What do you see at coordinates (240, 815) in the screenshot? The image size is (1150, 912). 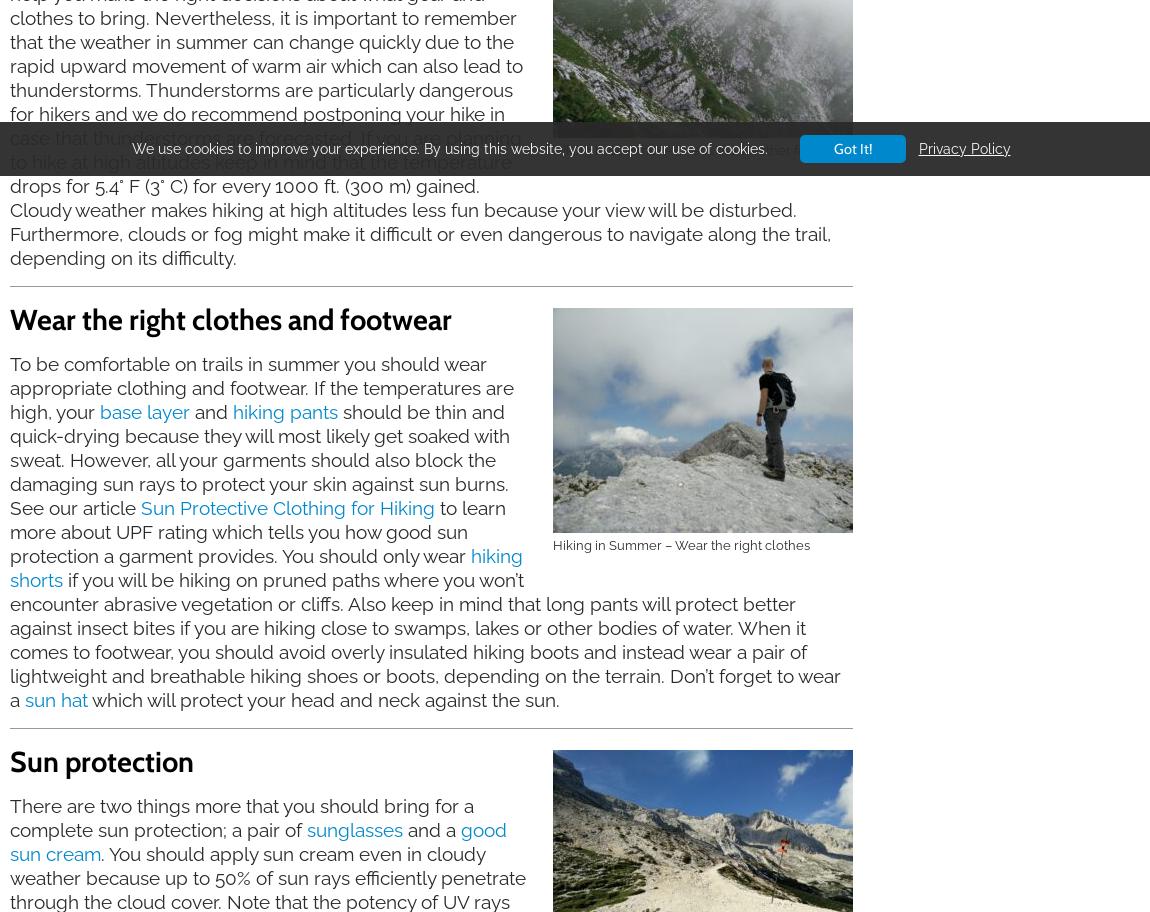 I see `'There are two things more that you should bring for a complete sun protection; a pair of'` at bounding box center [240, 815].